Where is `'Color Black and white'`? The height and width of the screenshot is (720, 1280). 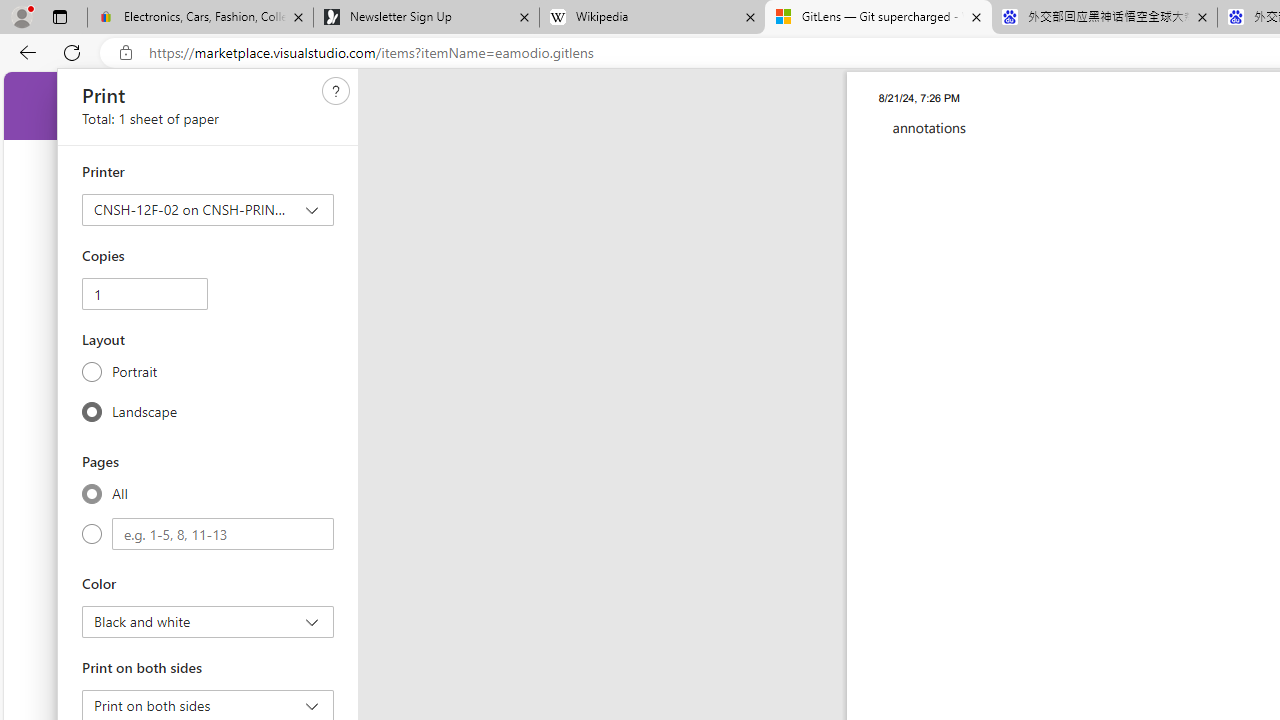
'Color Black and white' is located at coordinates (208, 621).